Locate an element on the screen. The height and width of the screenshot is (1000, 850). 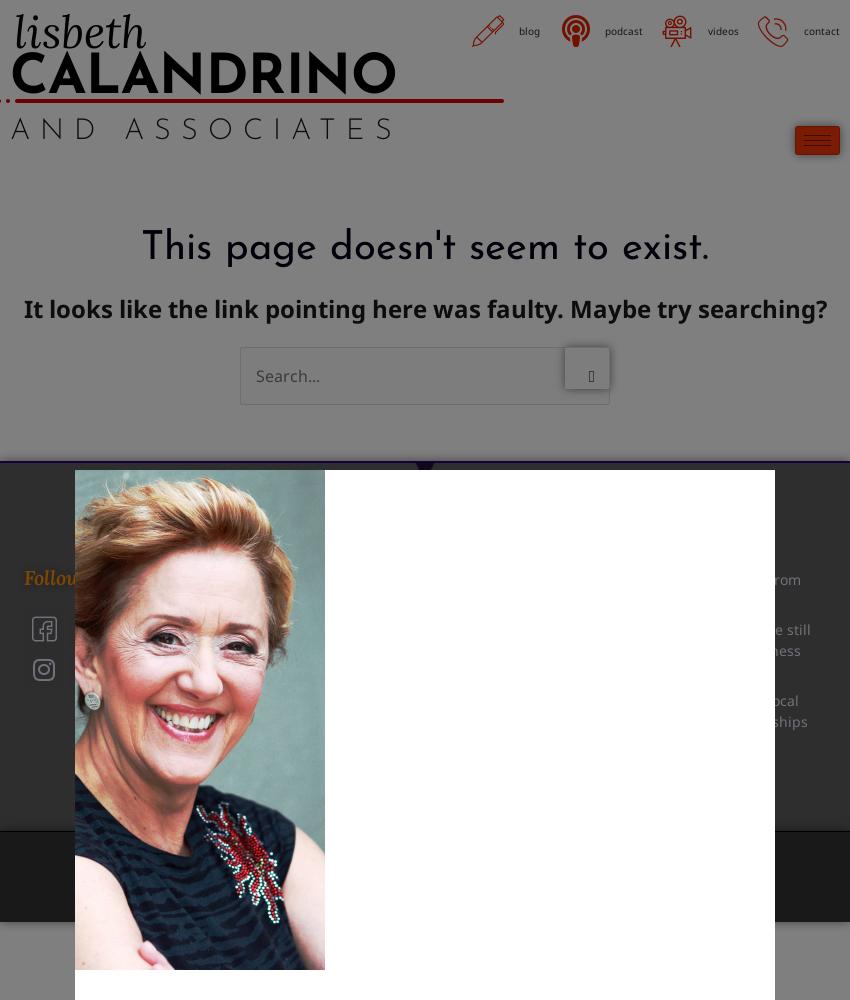
'(518) 495-5380' is located at coordinates (516, 647).